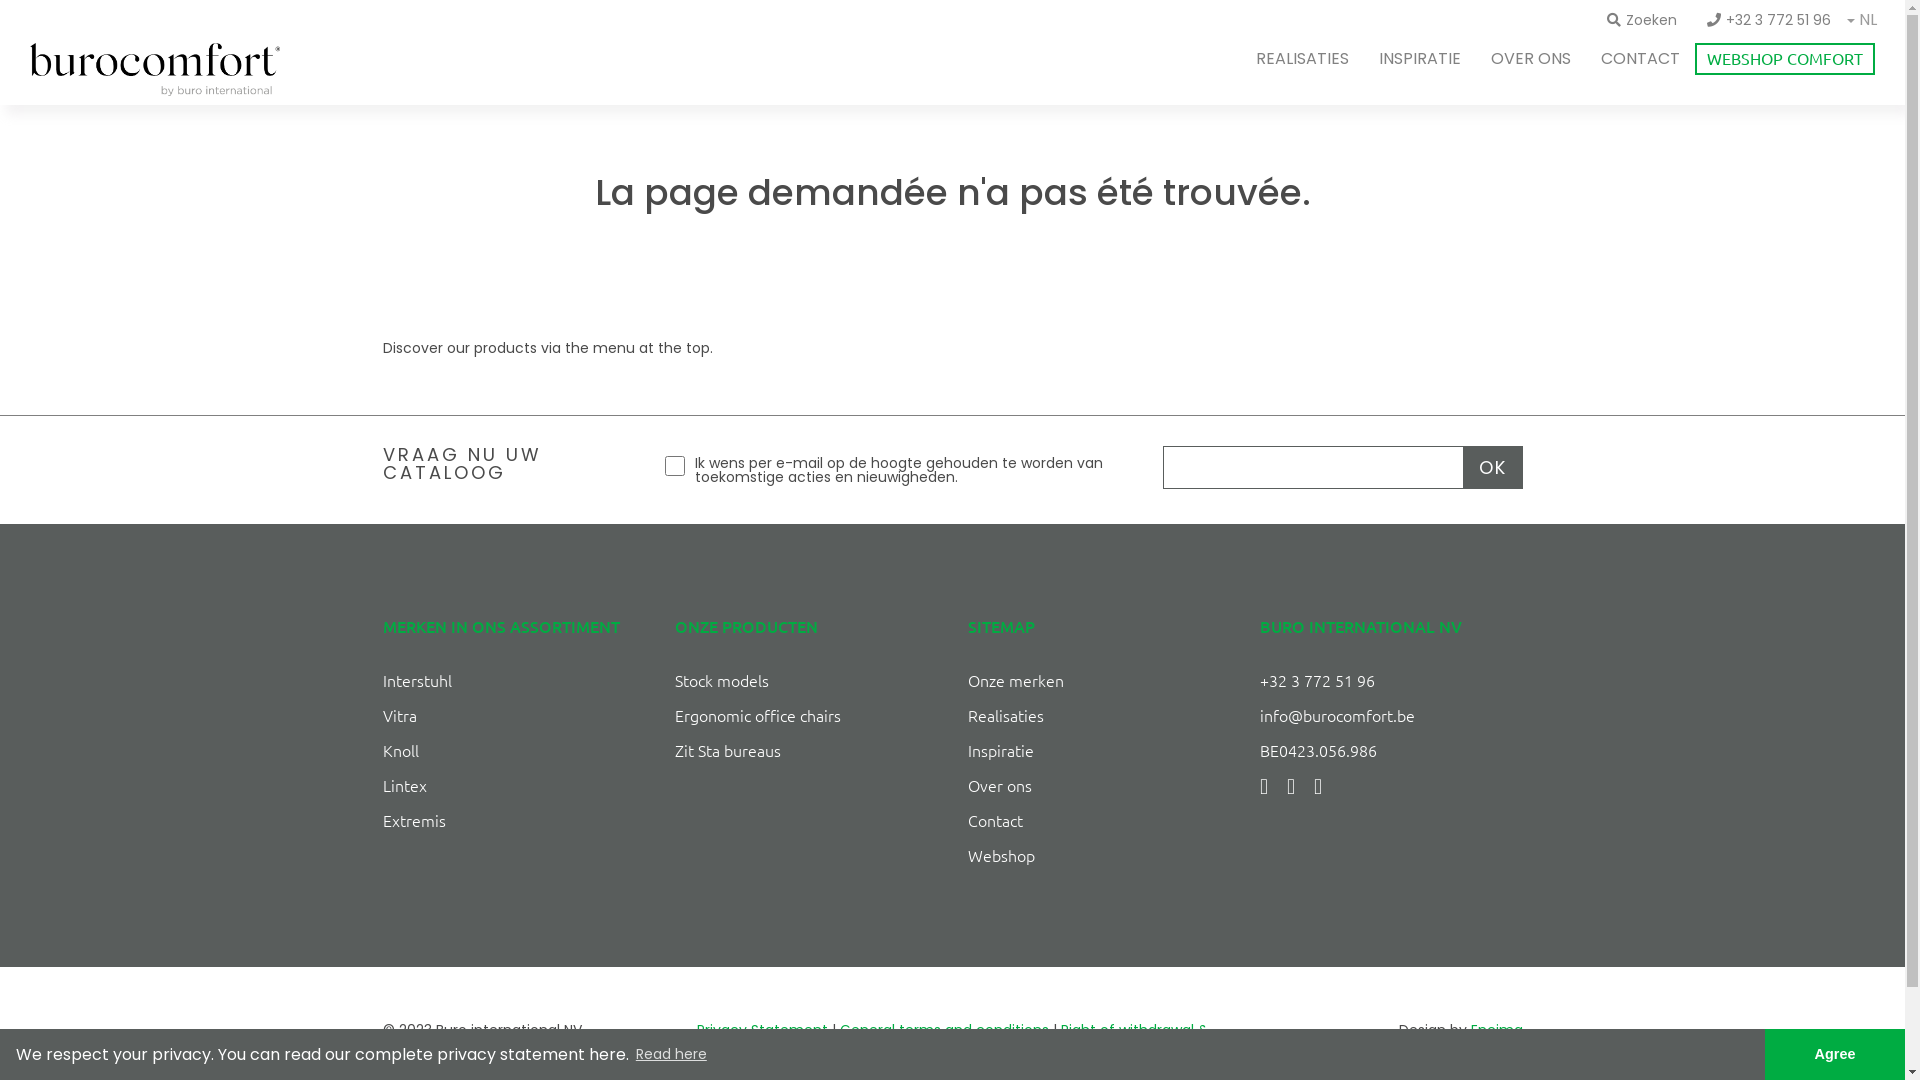 This screenshot has width=1920, height=1080. I want to click on 'logo-buro', so click(153, 68).